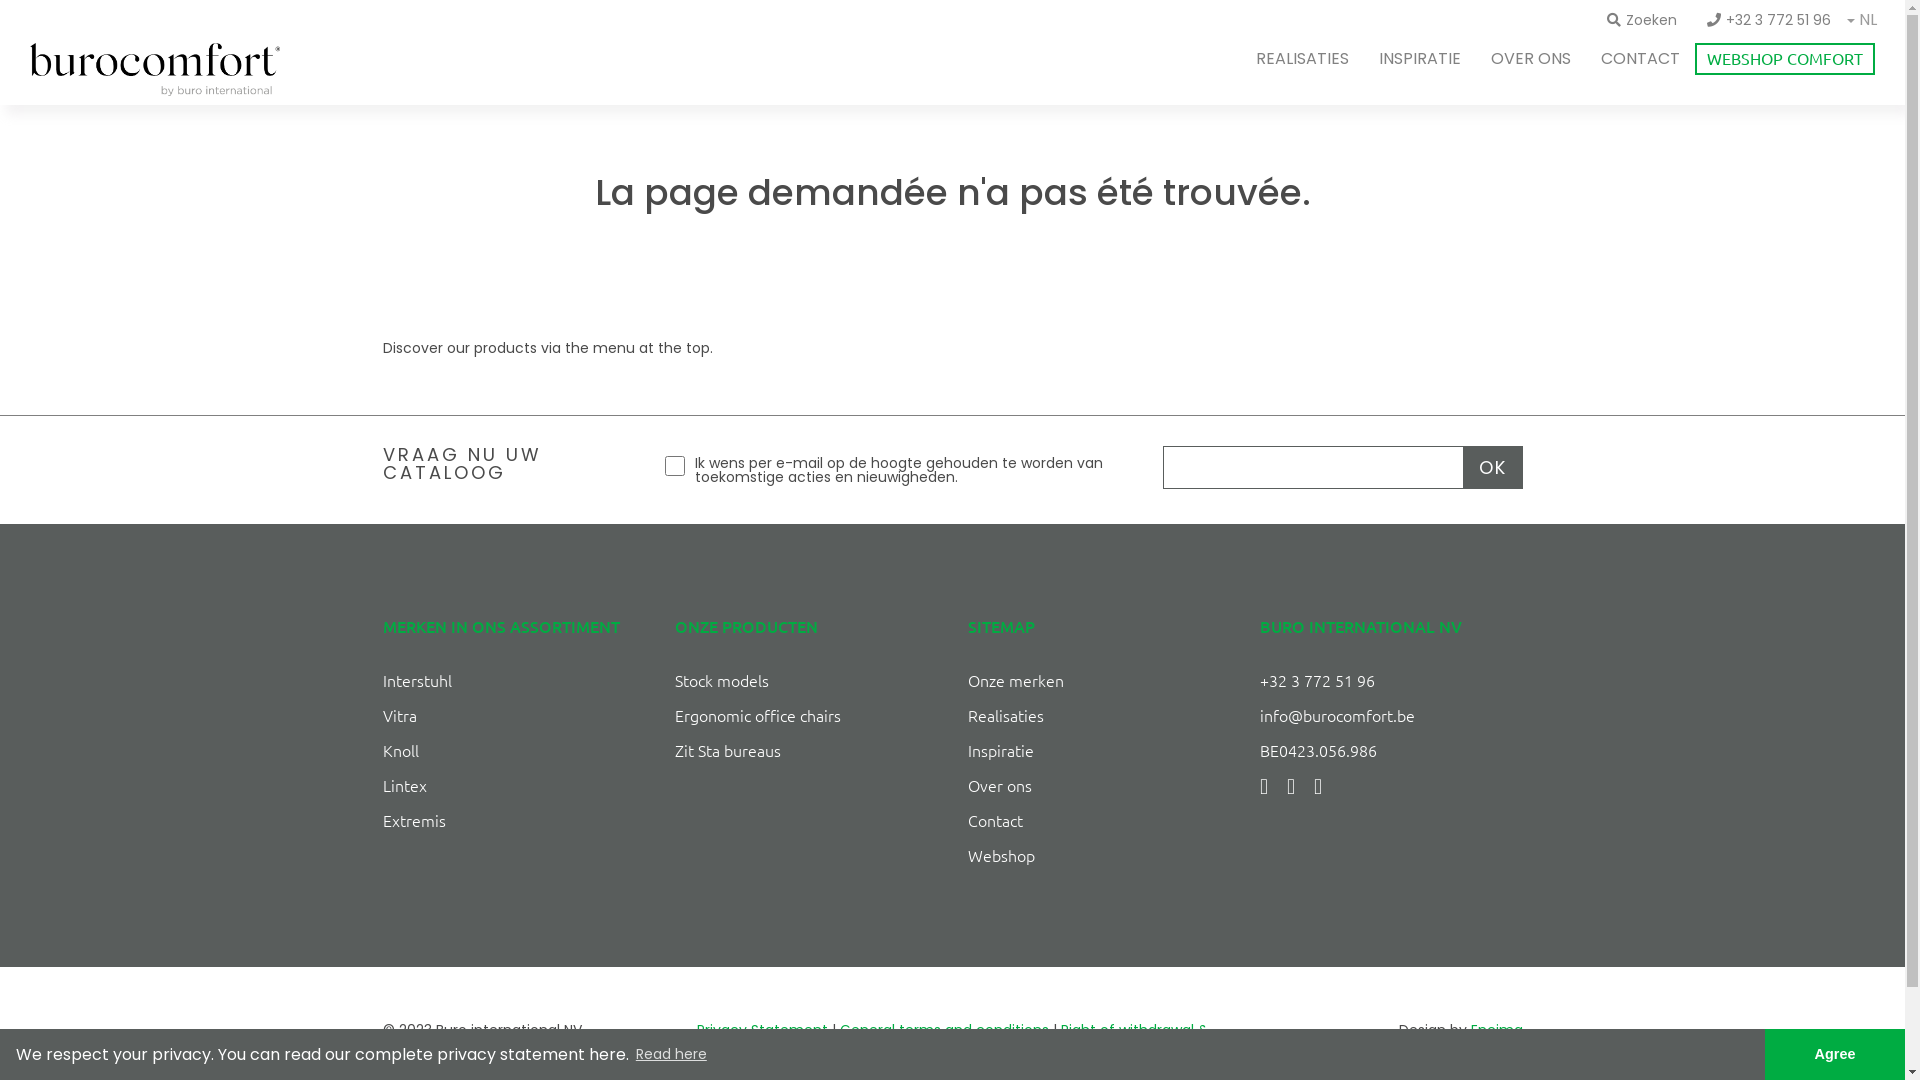 This screenshot has width=1920, height=1080. I want to click on 'logo-buro', so click(153, 68).